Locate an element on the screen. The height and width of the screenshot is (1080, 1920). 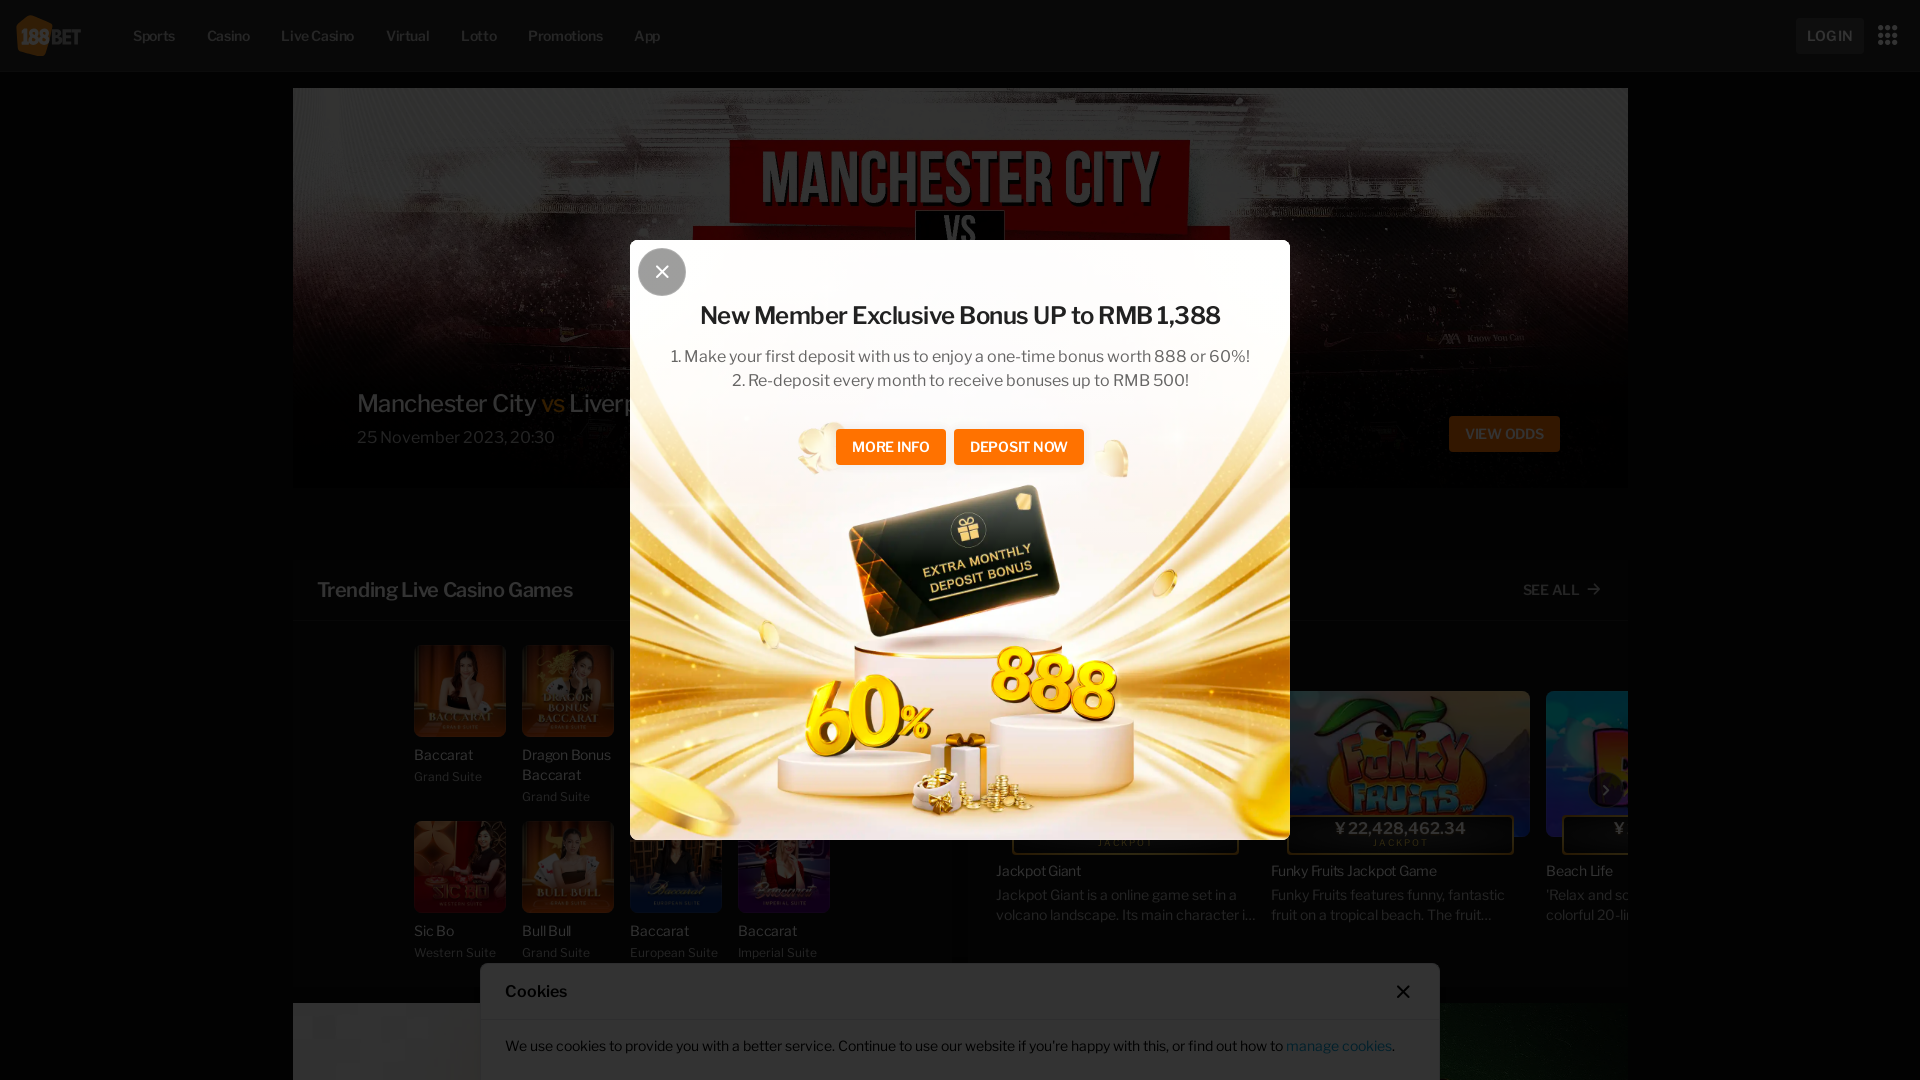
'Casino' is located at coordinates (228, 34).